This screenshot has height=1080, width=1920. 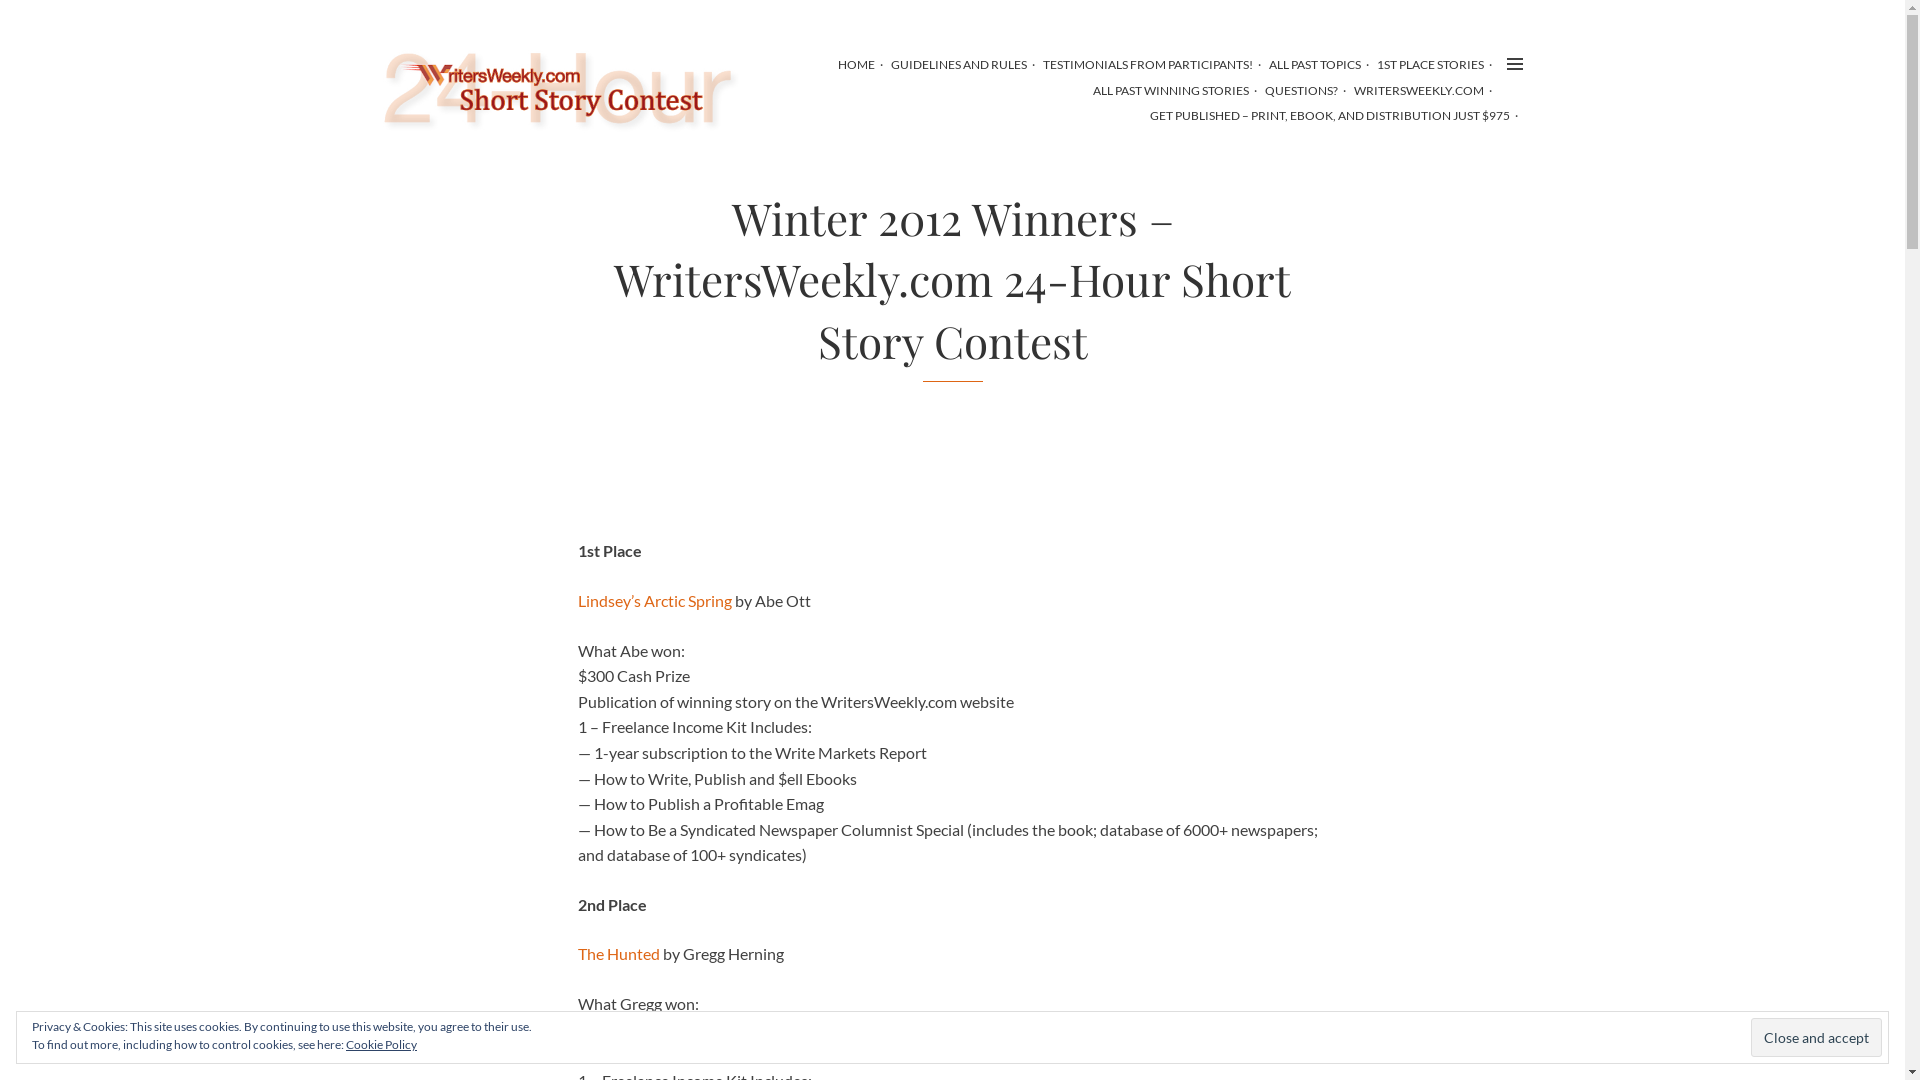 I want to click on 'ALL PAST TOPICS', so click(x=1314, y=63).